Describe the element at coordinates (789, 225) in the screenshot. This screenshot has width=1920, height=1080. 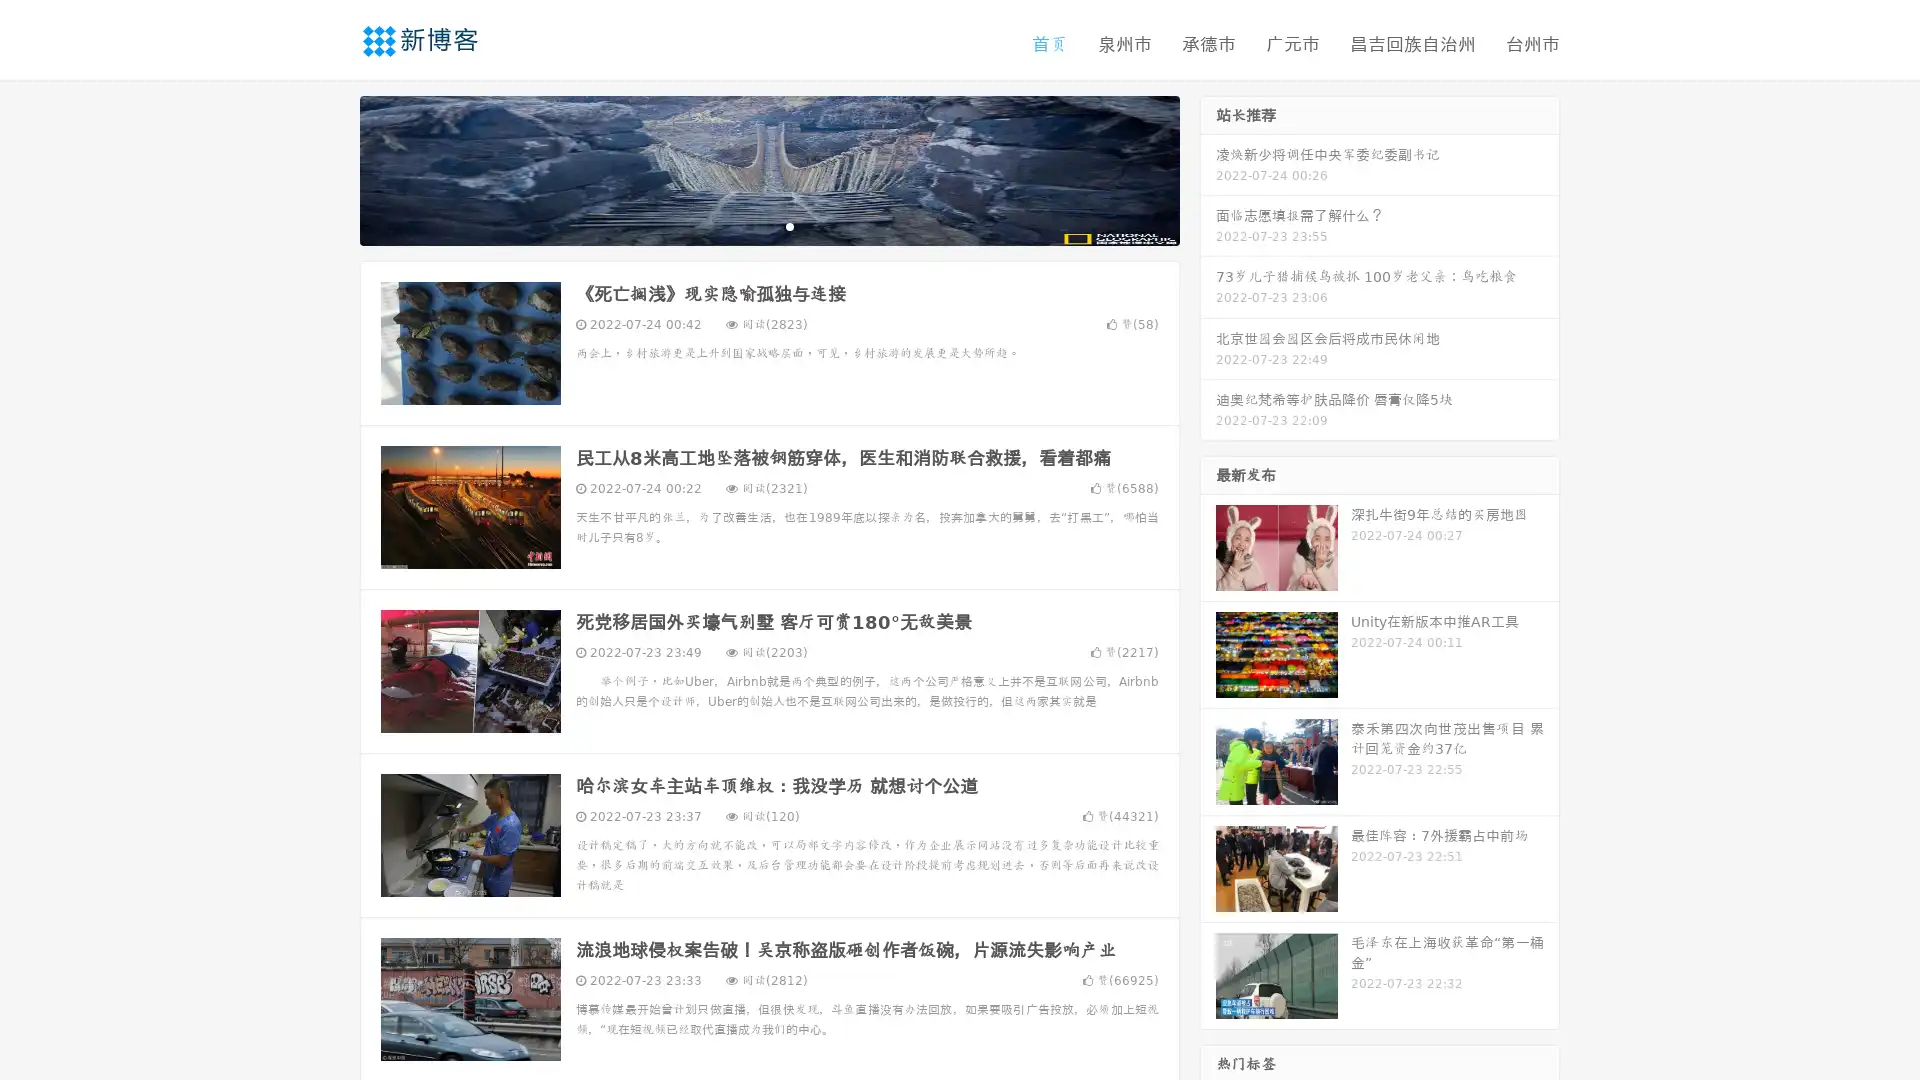
I see `Go to slide 3` at that location.